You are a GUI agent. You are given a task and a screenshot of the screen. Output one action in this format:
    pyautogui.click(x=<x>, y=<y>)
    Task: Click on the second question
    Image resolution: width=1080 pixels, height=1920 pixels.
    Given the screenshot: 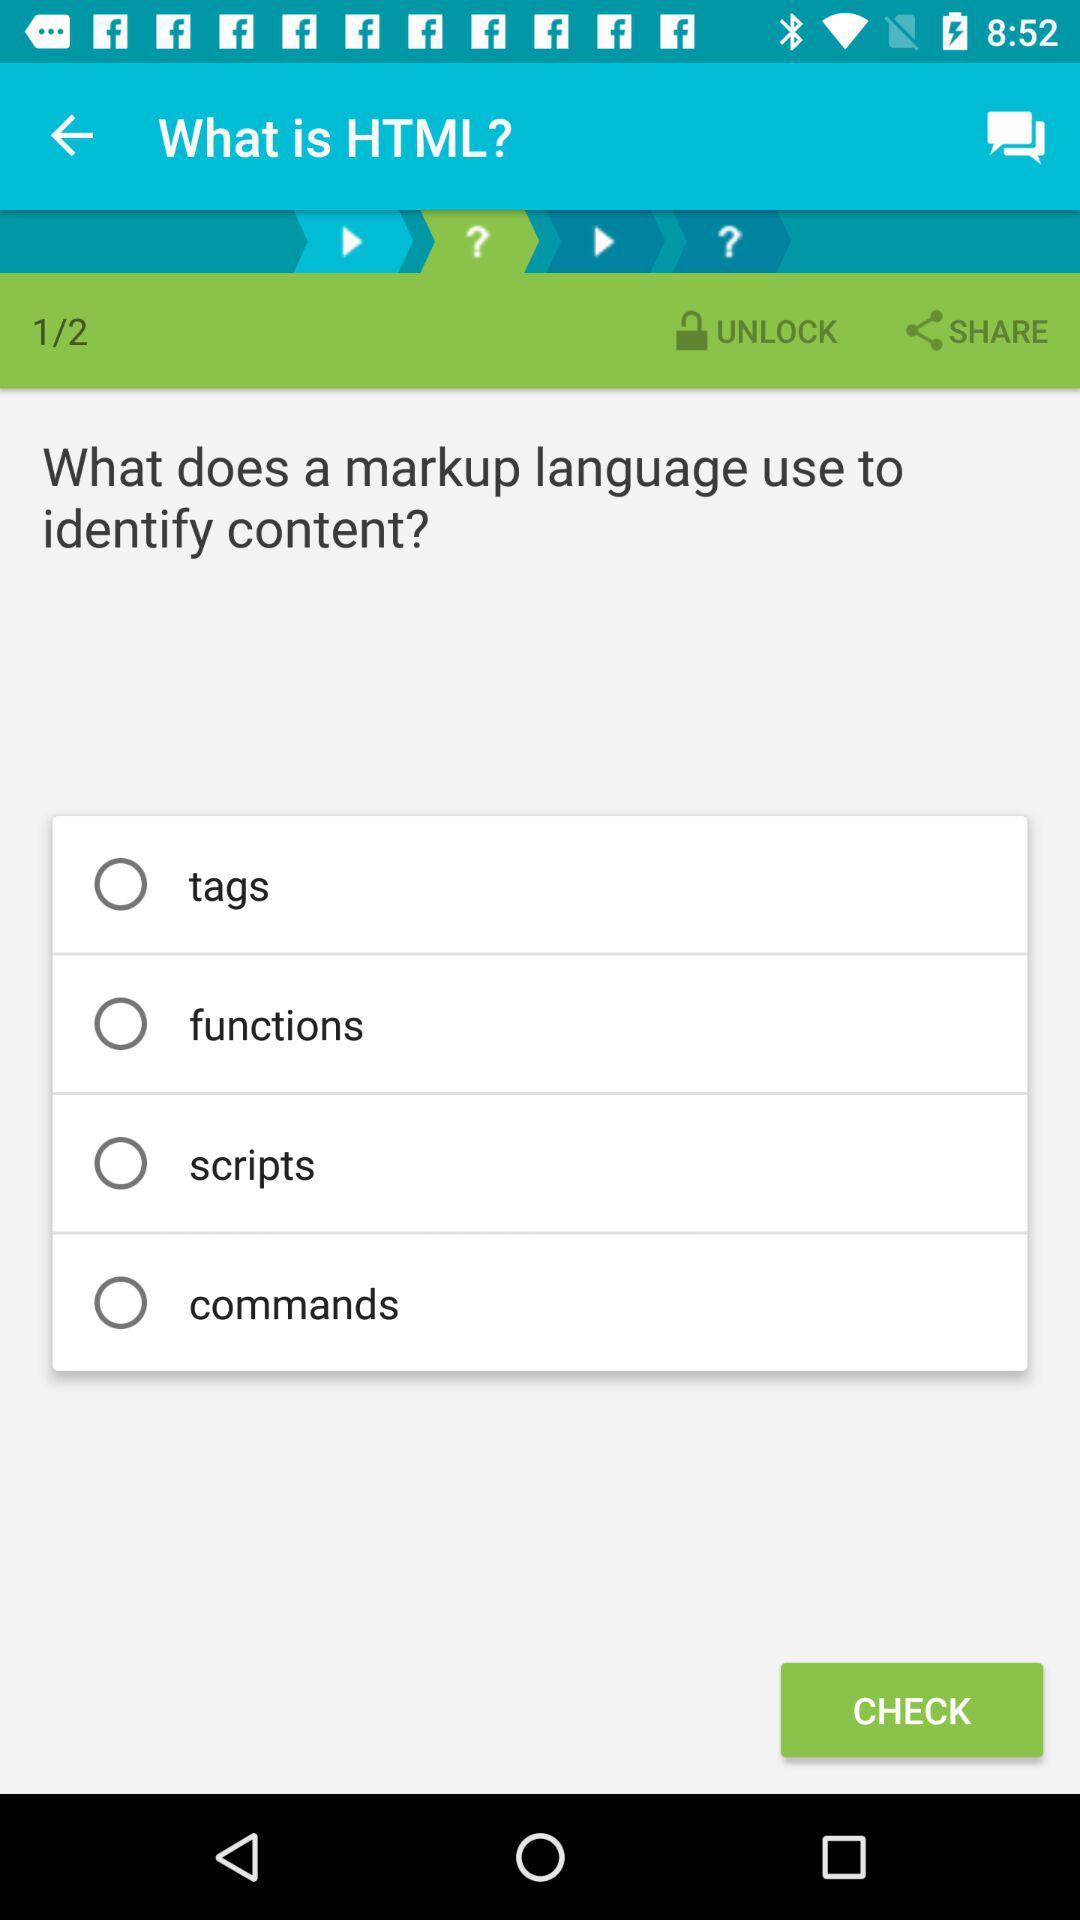 What is the action you would take?
    pyautogui.click(x=729, y=240)
    